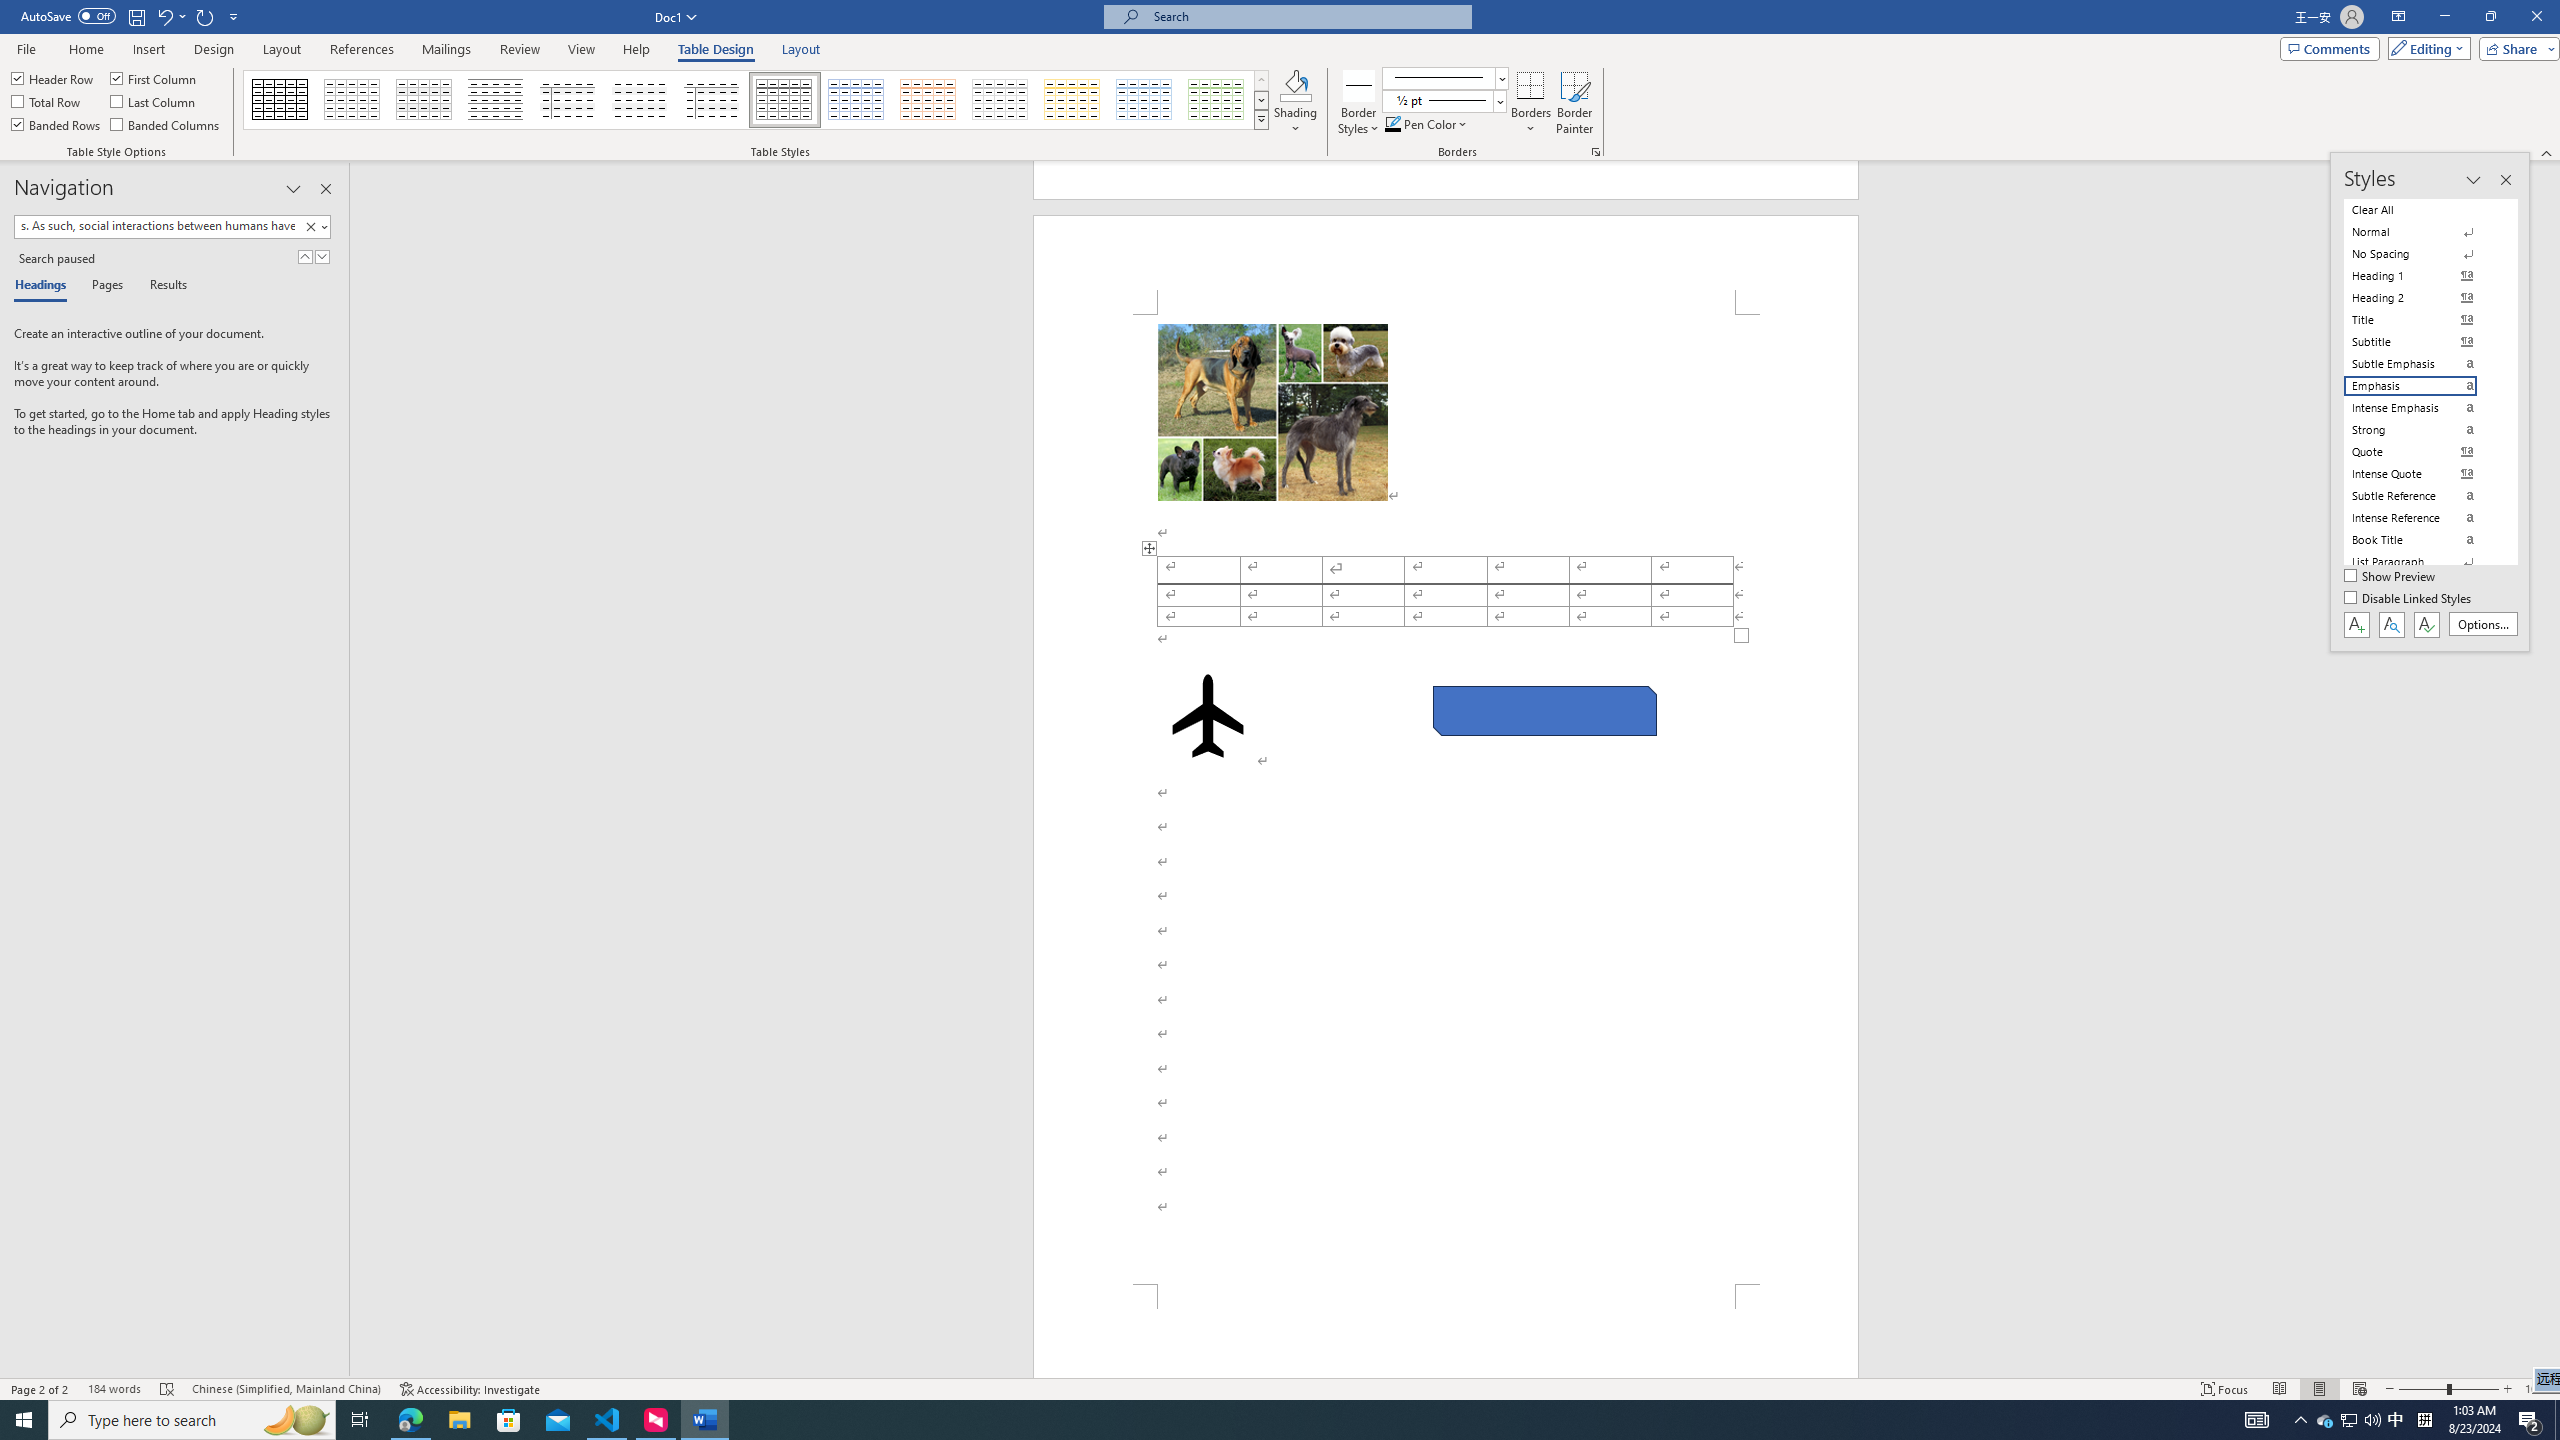 The width and height of the screenshot is (2560, 1440). What do you see at coordinates (313, 225) in the screenshot?
I see `'Clear'` at bounding box center [313, 225].